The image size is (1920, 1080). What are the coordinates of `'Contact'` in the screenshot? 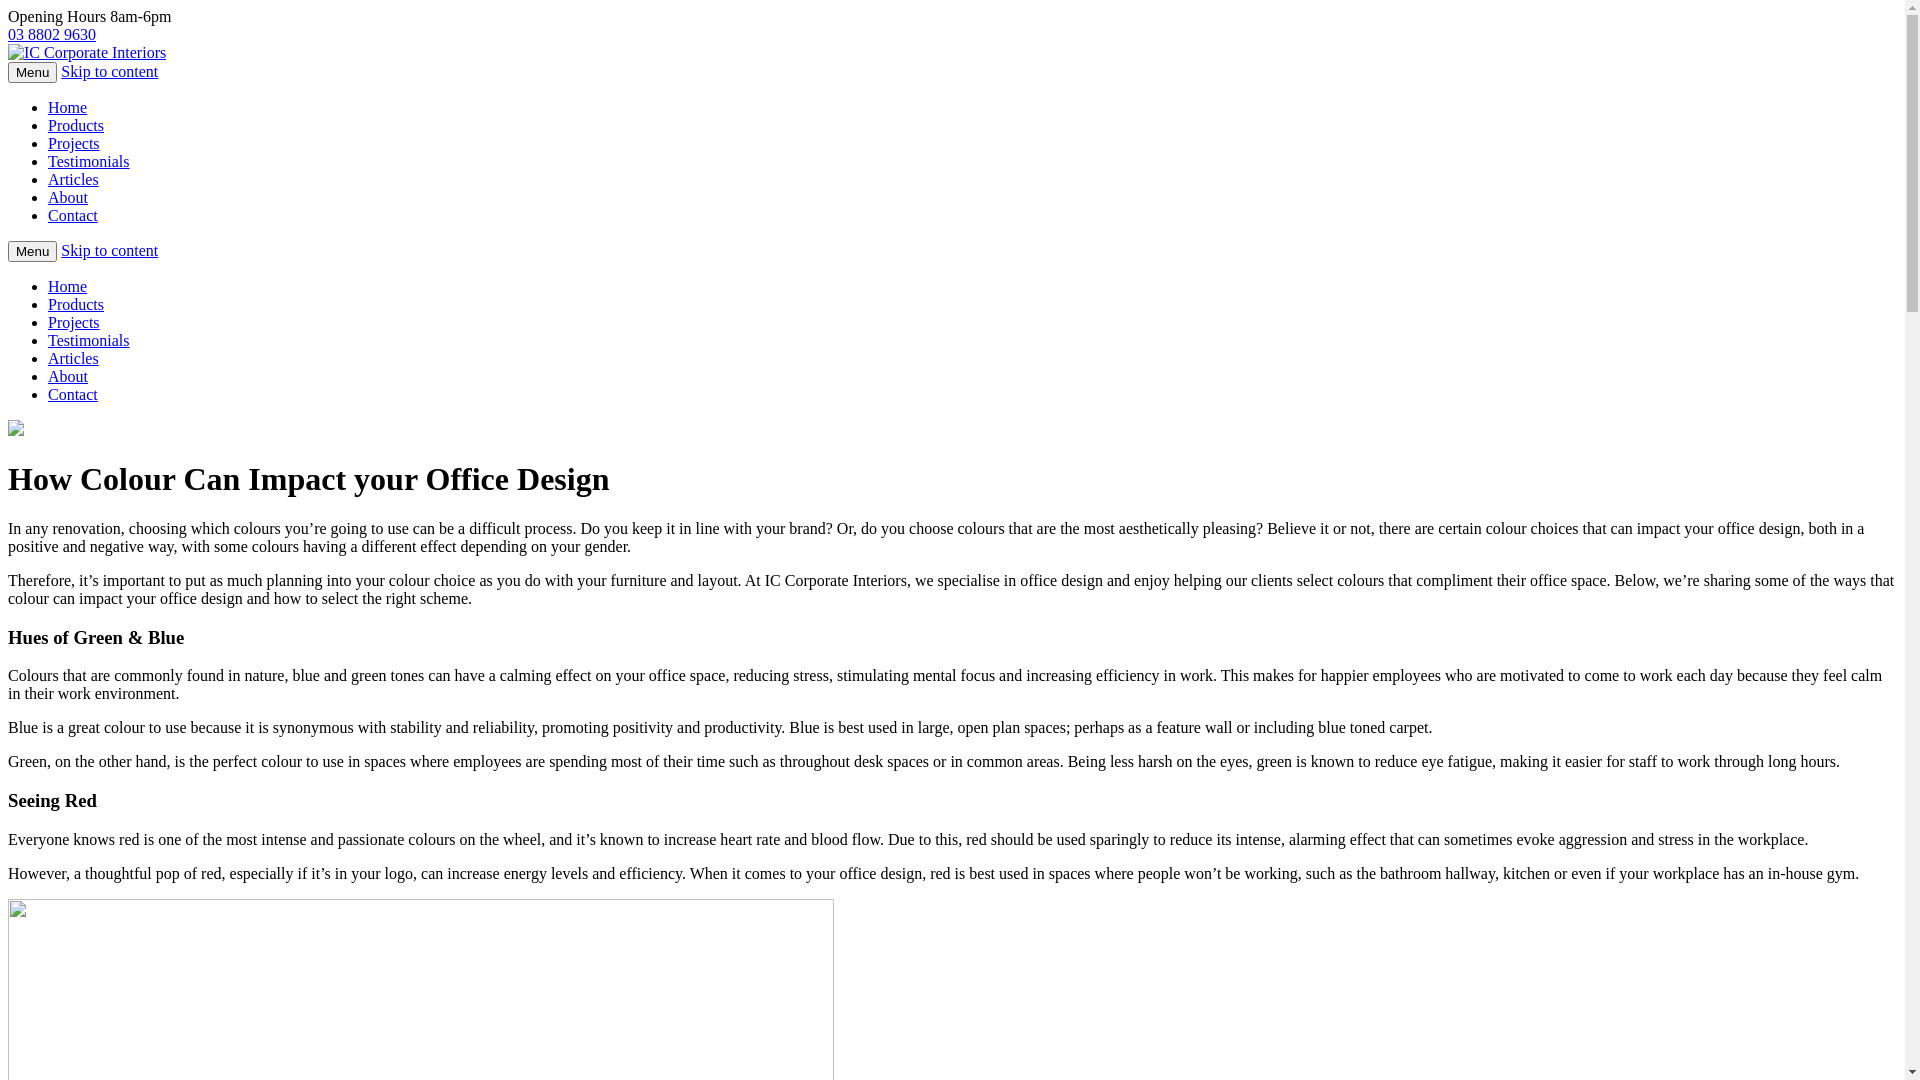 It's located at (48, 215).